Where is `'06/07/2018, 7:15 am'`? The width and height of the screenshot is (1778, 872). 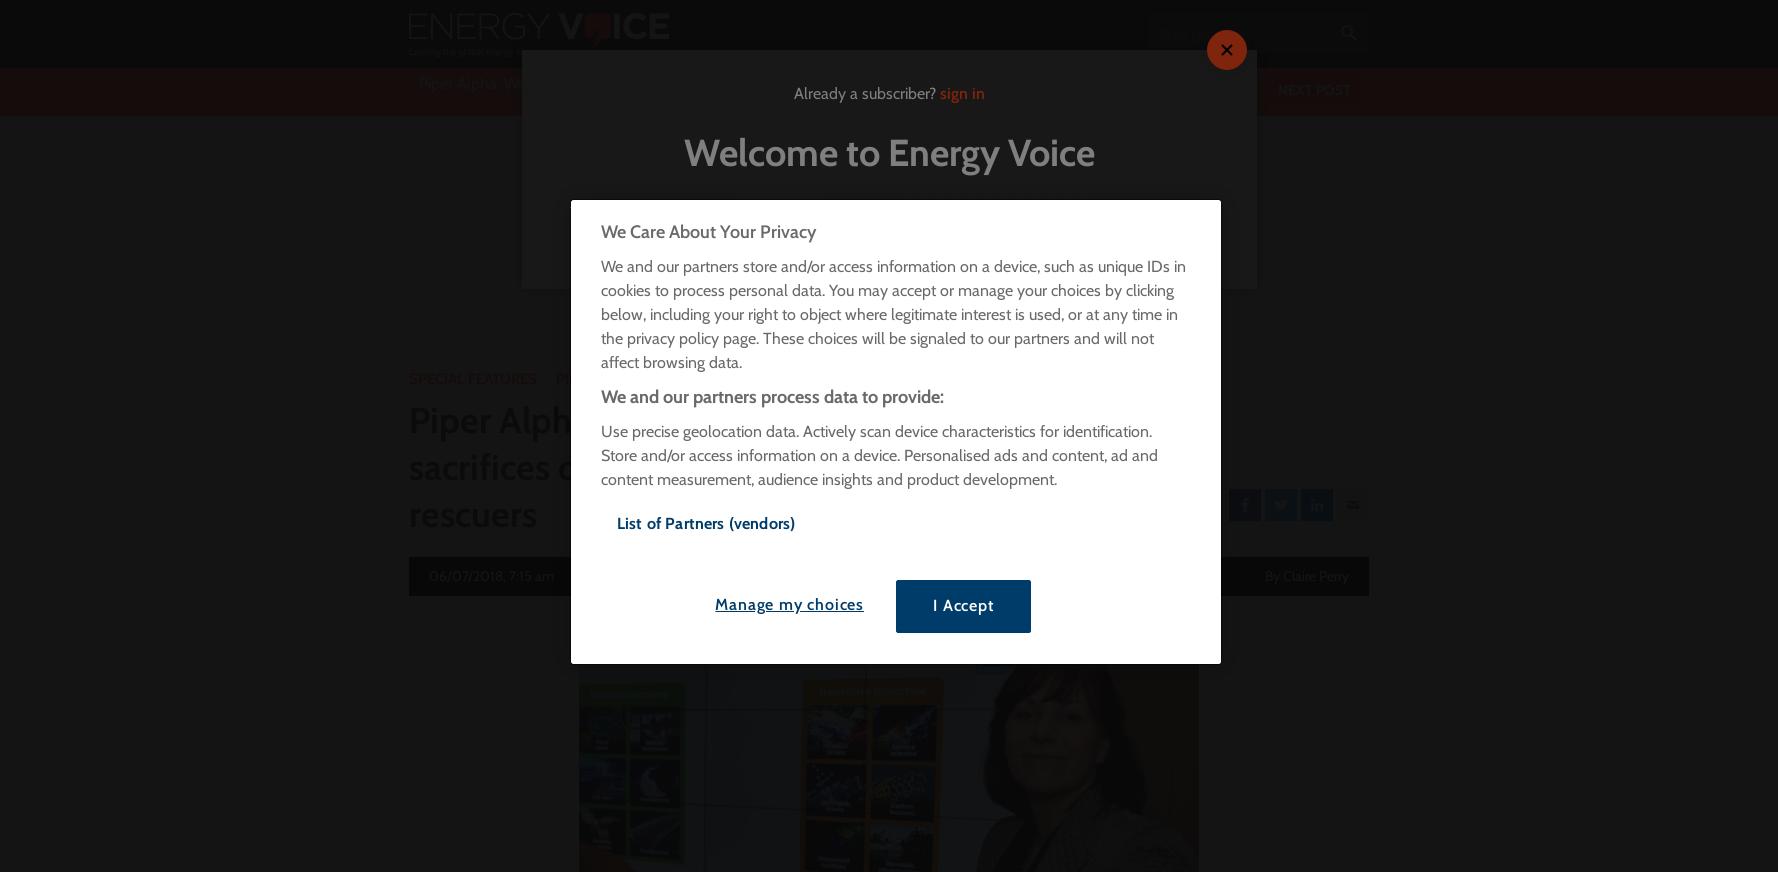 '06/07/2018, 7:15 am' is located at coordinates (429, 576).